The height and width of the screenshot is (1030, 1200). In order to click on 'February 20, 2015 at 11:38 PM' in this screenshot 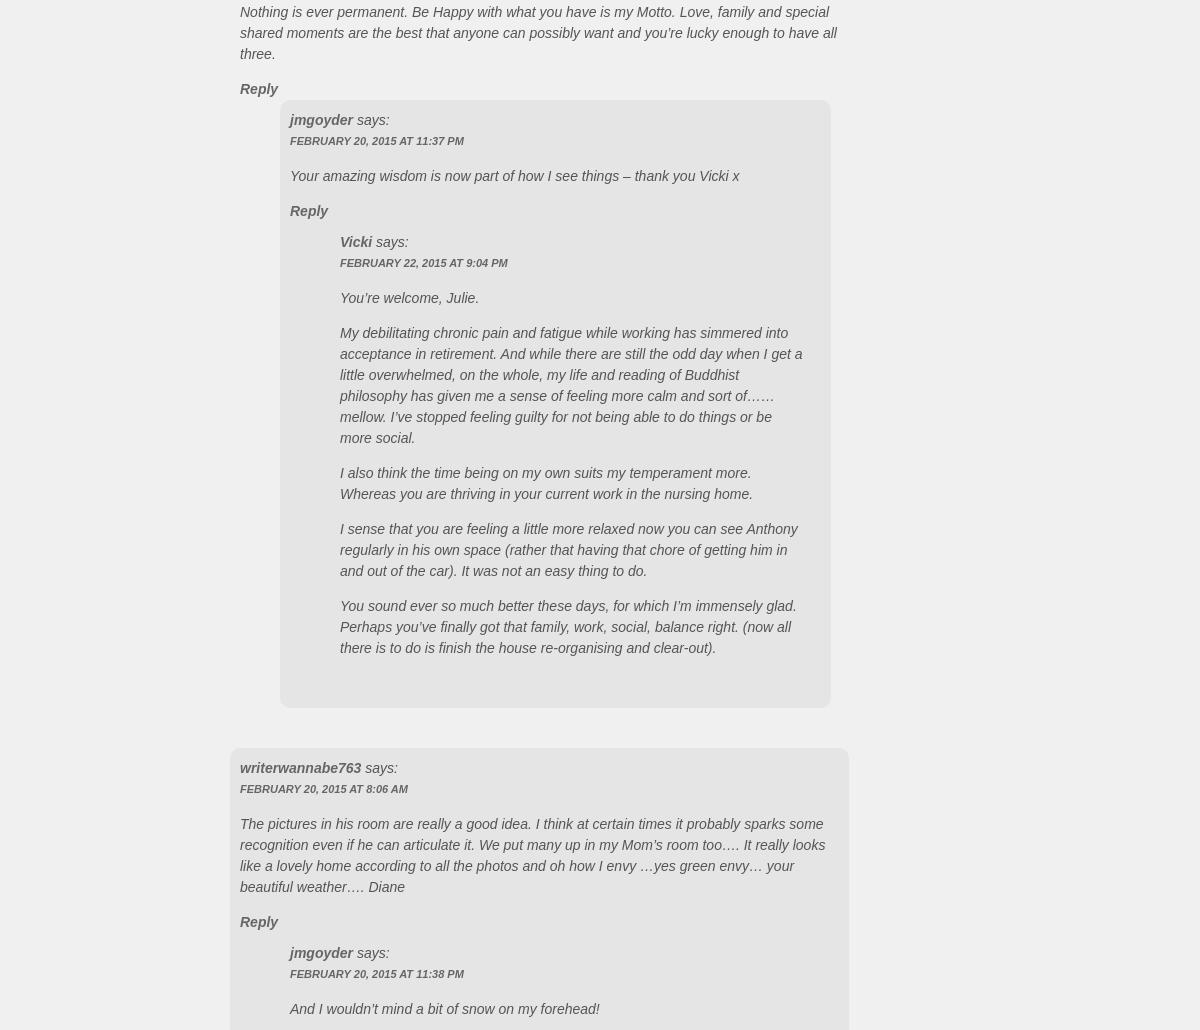, I will do `click(376, 972)`.